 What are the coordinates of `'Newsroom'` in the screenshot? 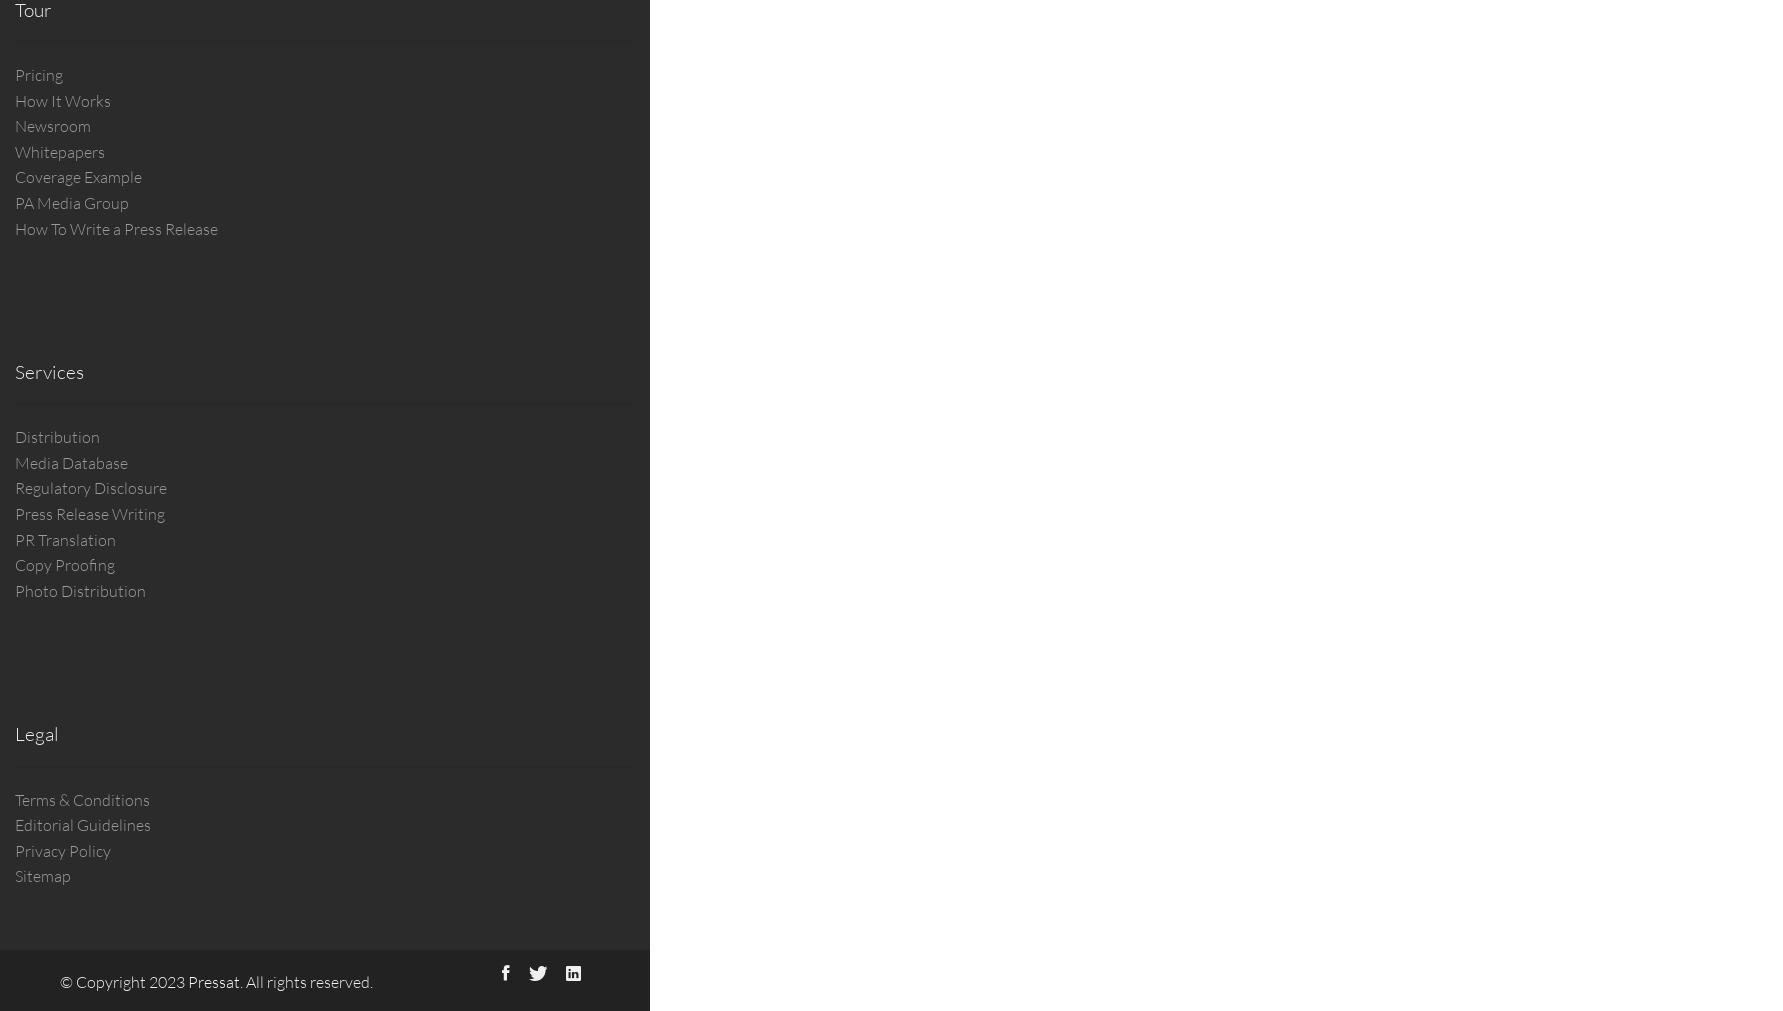 It's located at (52, 124).